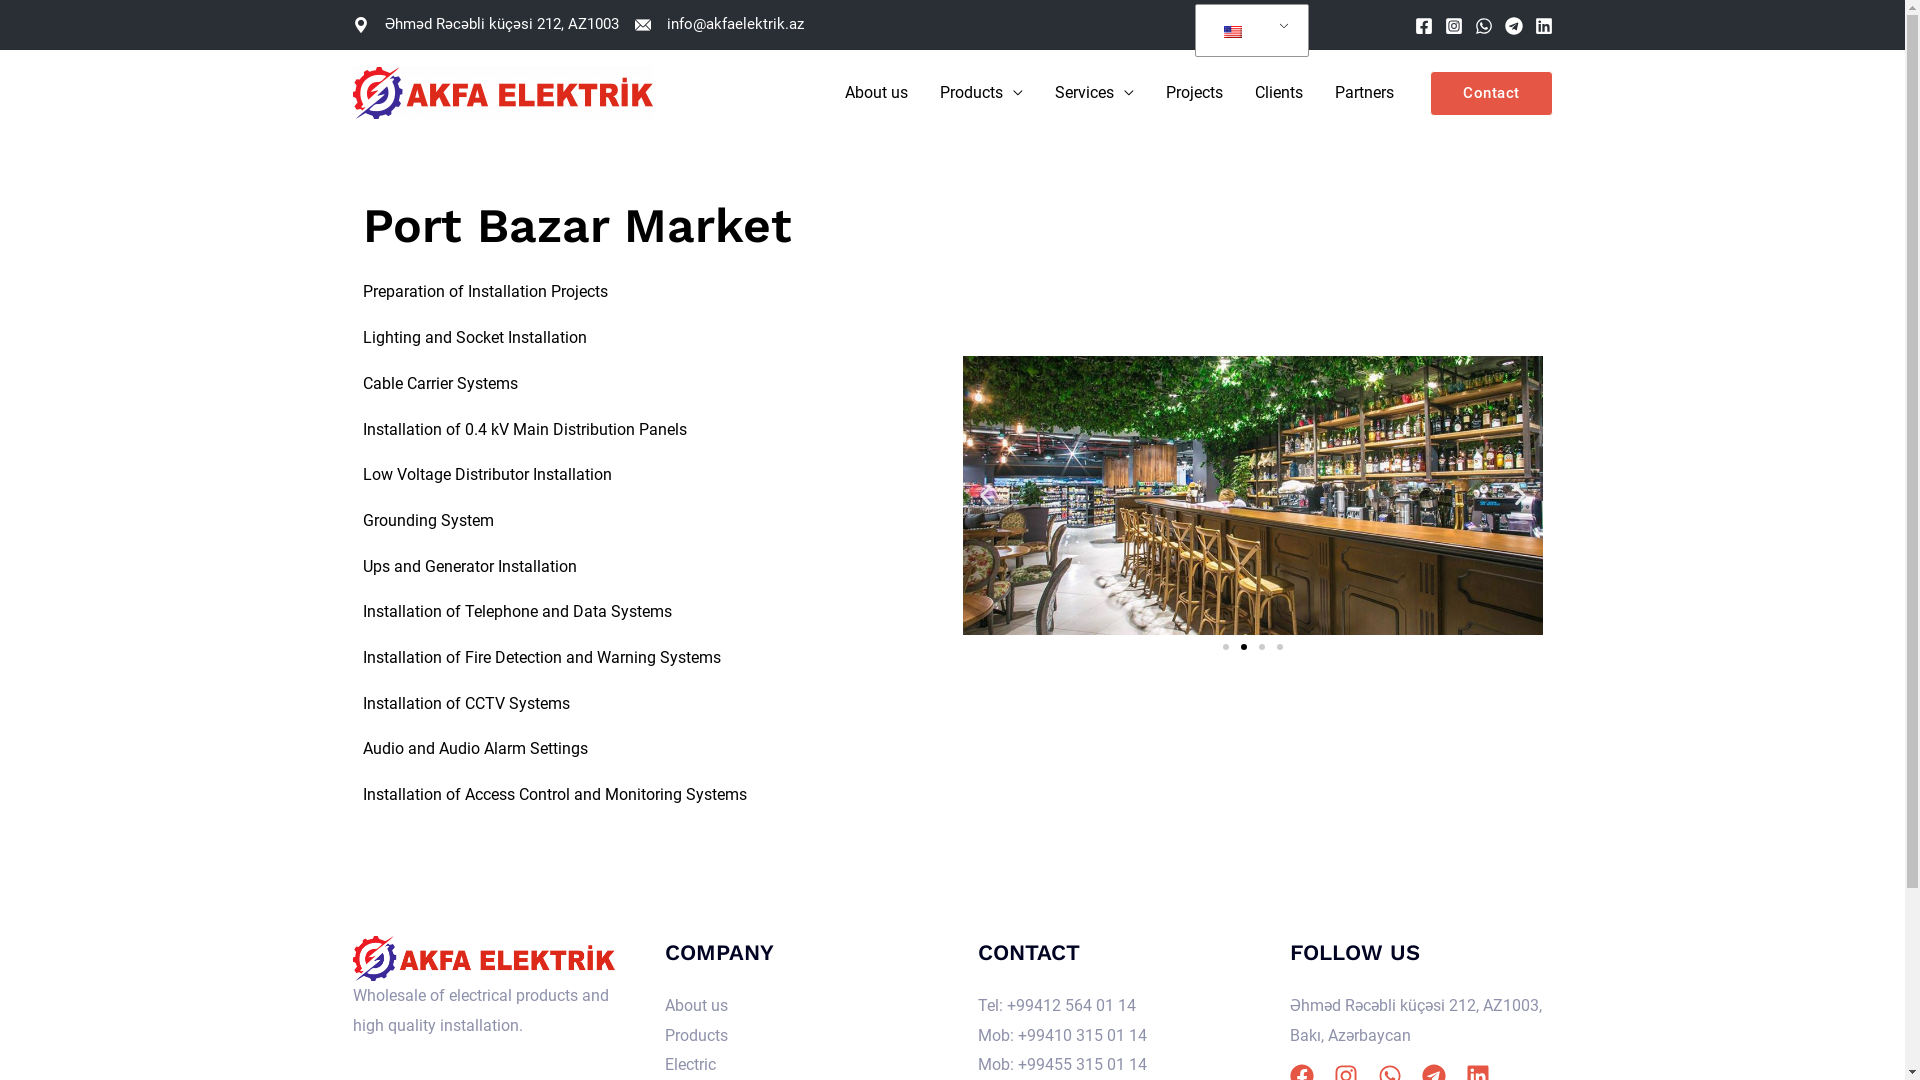  I want to click on 'Contact', so click(1491, 92).